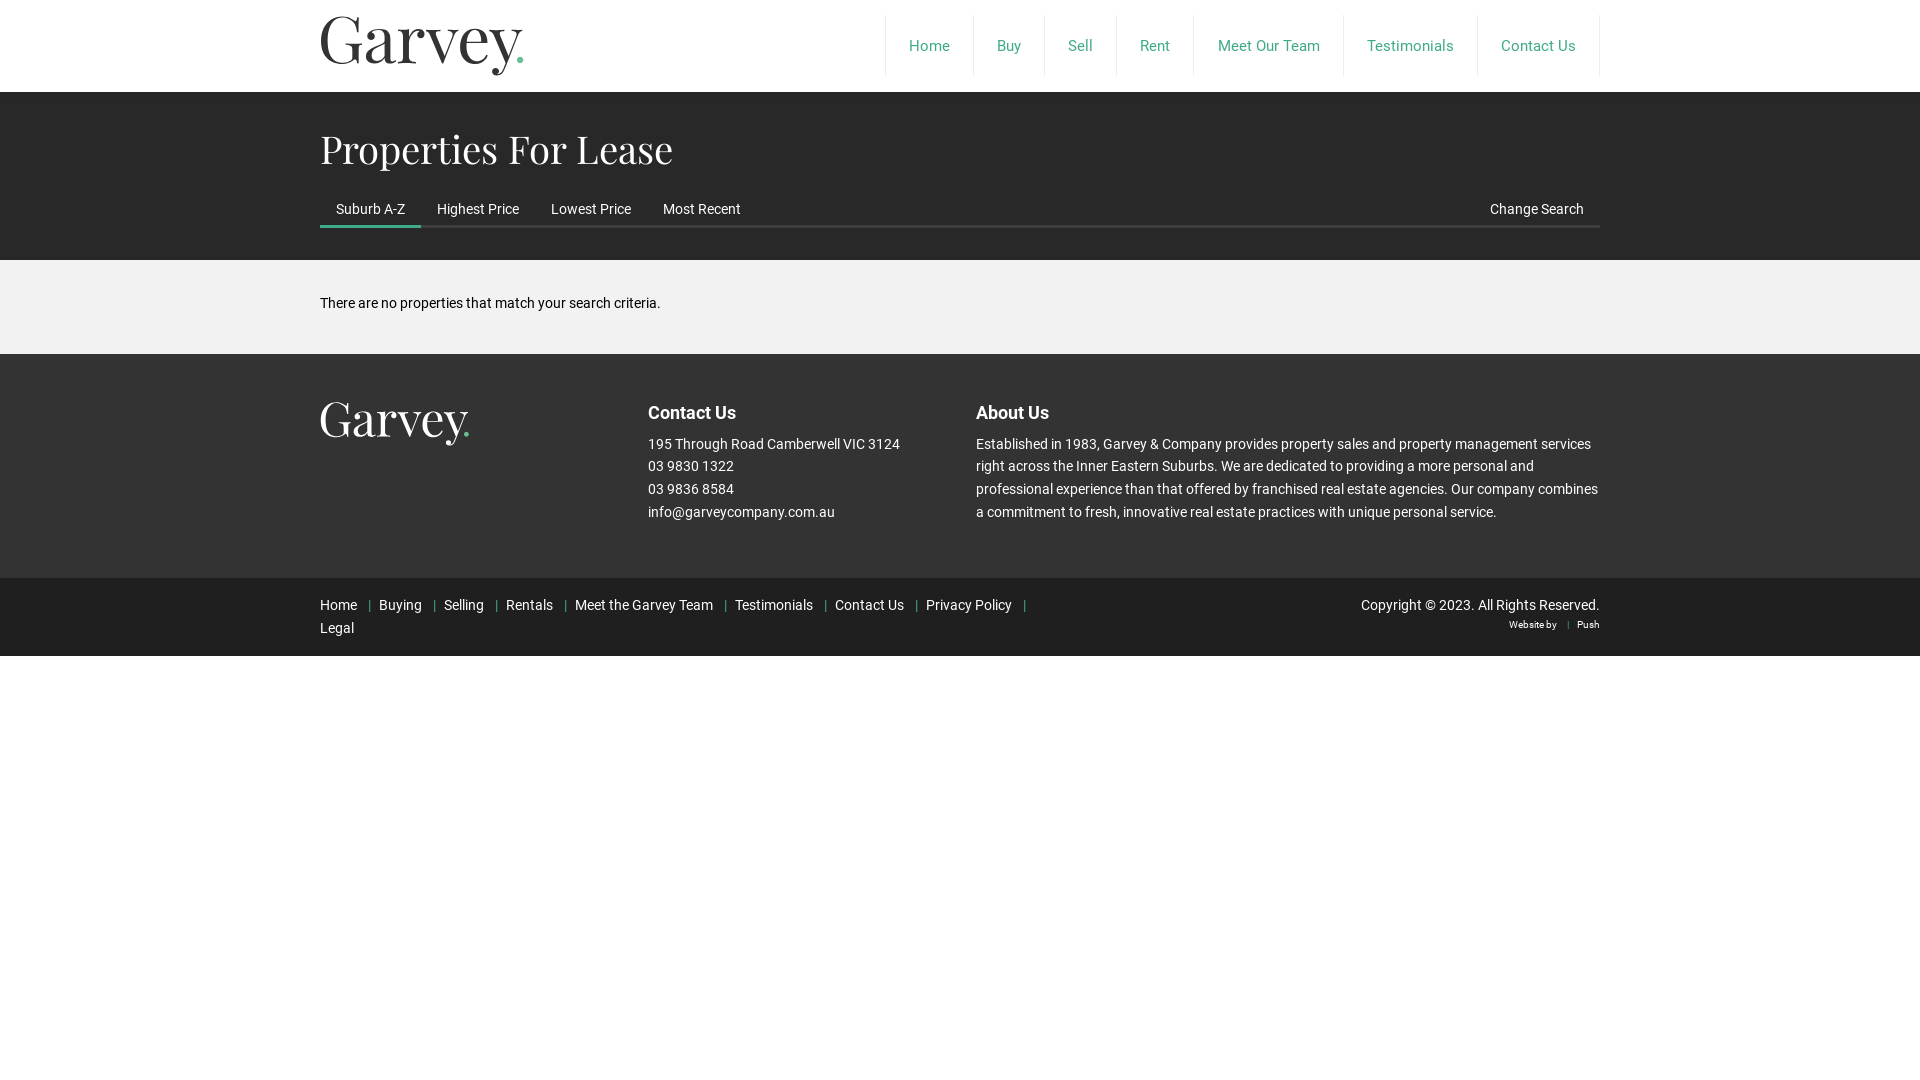 This screenshot has height=1080, width=1920. I want to click on 'Sell', so click(1079, 45).